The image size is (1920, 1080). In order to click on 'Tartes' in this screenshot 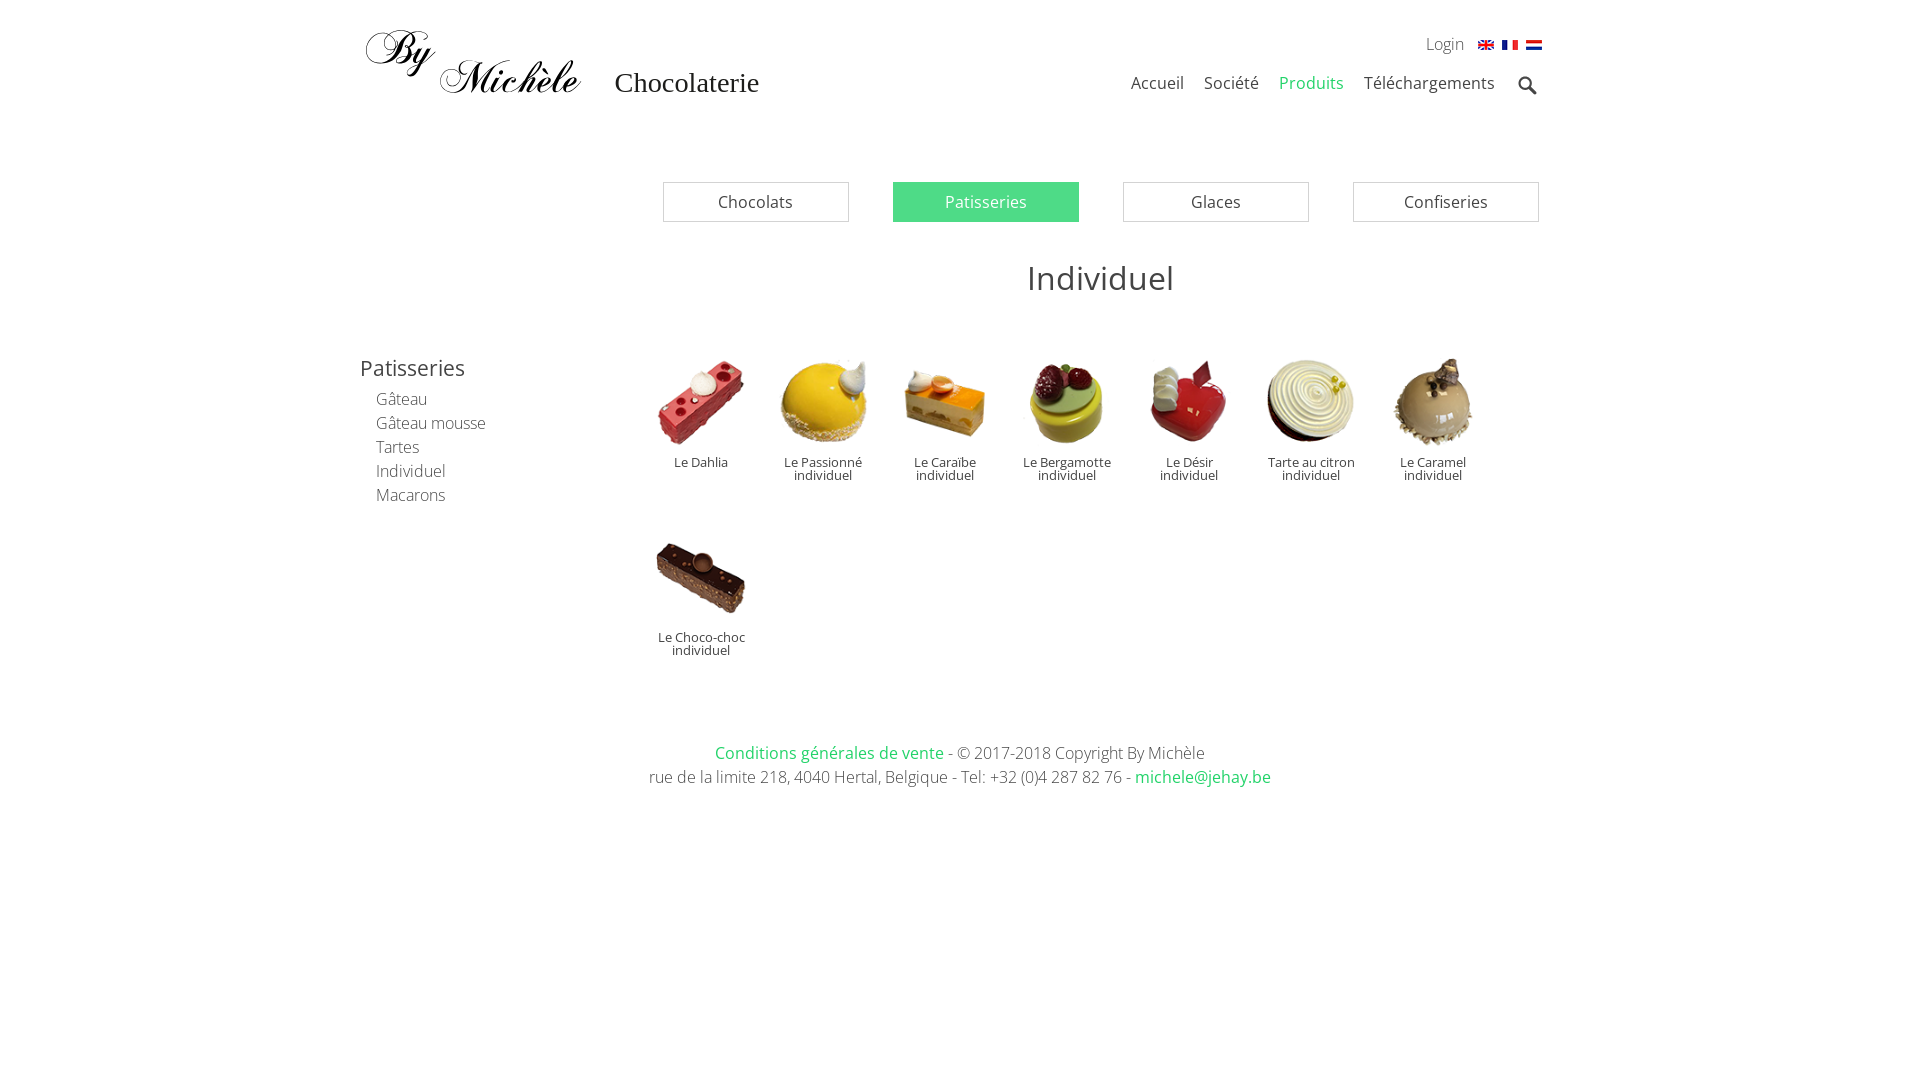, I will do `click(389, 446)`.